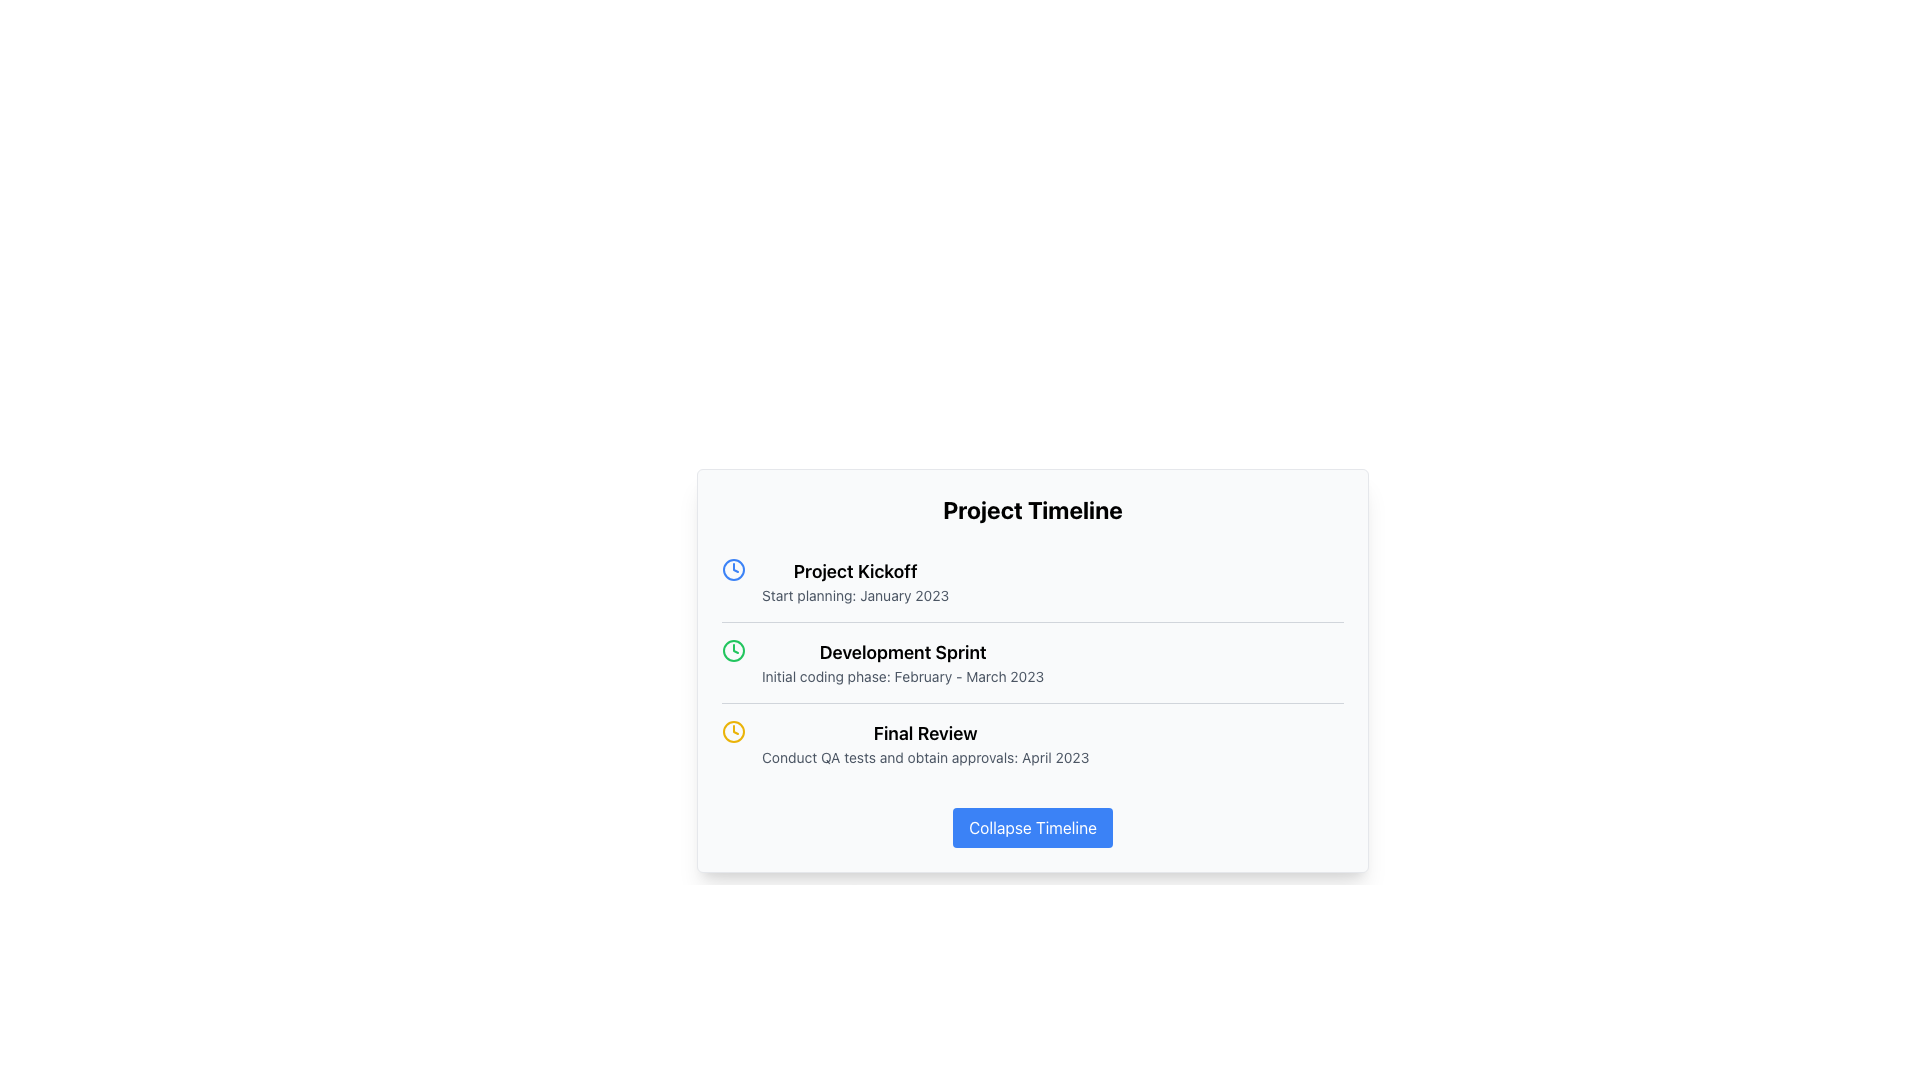  I want to click on the Text Label that serves as a heading for a milestone in the timeline component, located at the lower third of the overall timeline, so click(924, 733).